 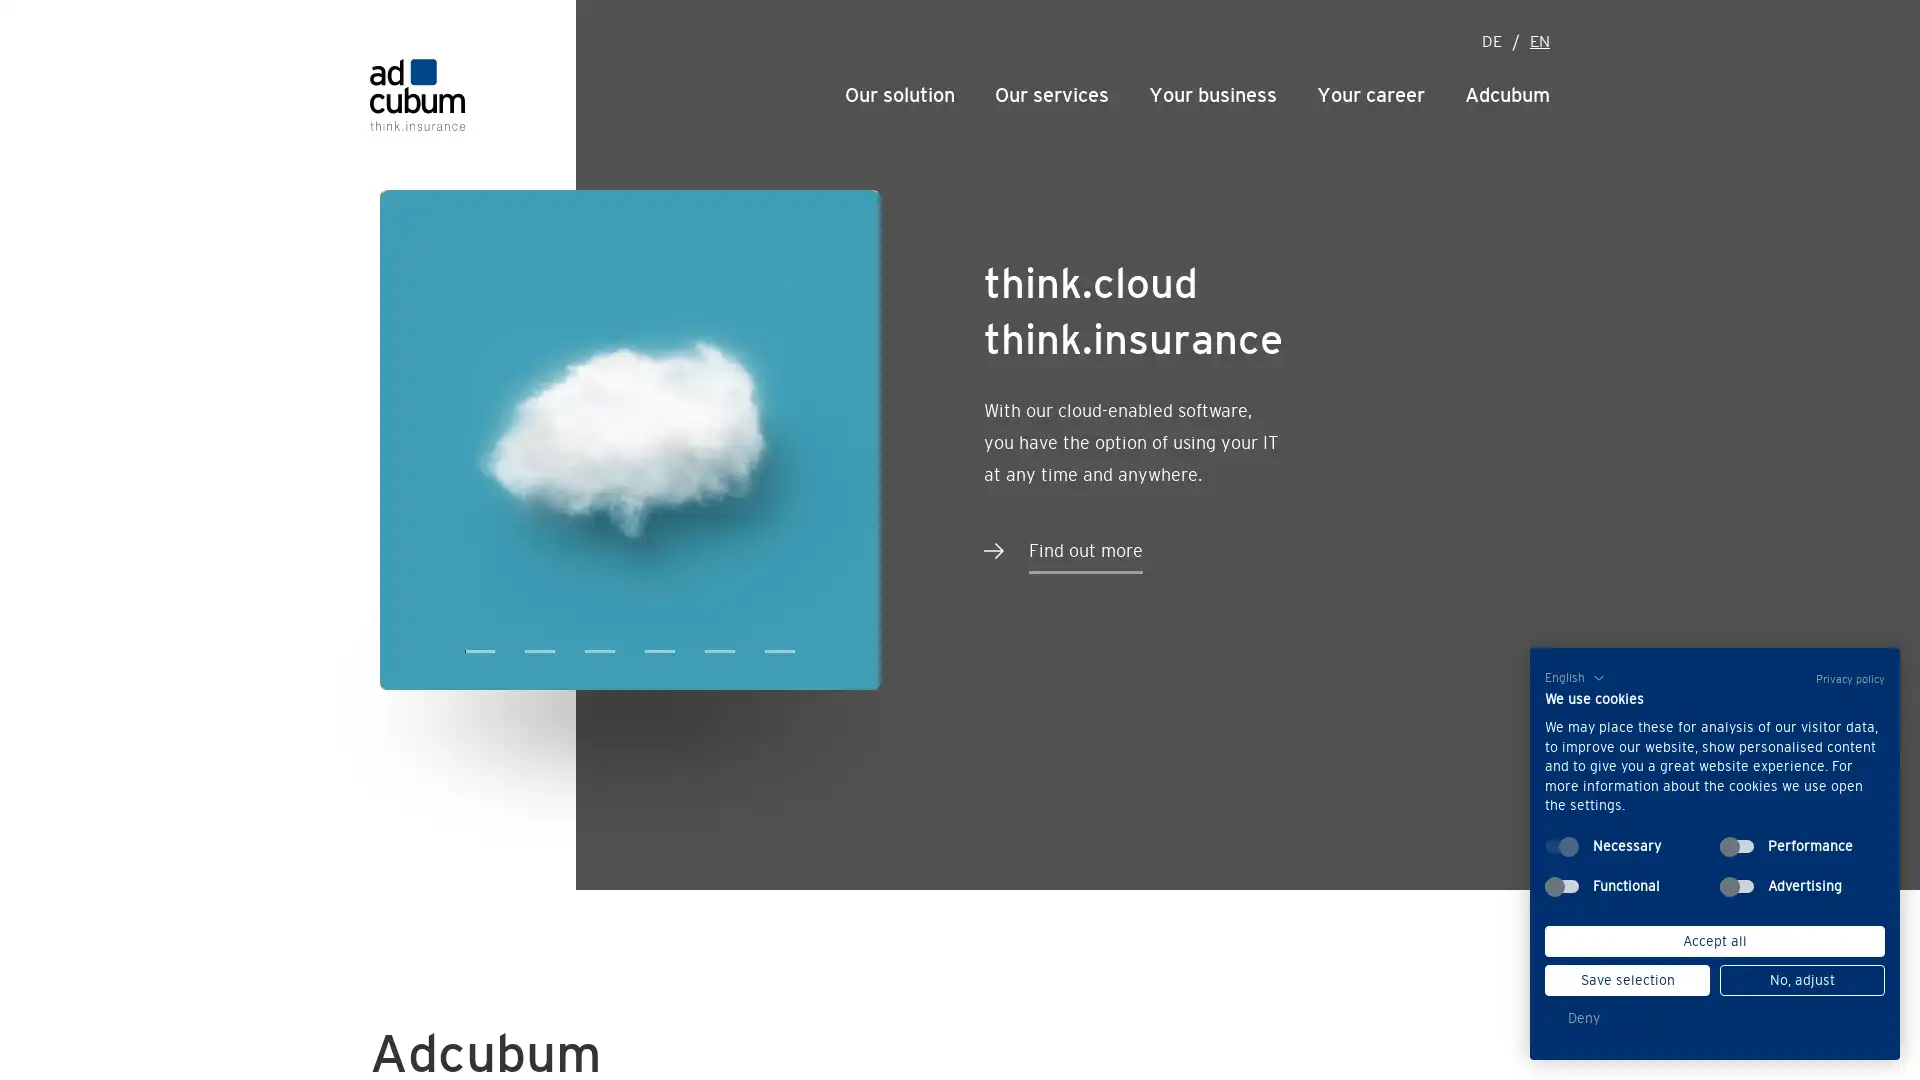 What do you see at coordinates (1802, 979) in the screenshot?
I see `No, adjust` at bounding box center [1802, 979].